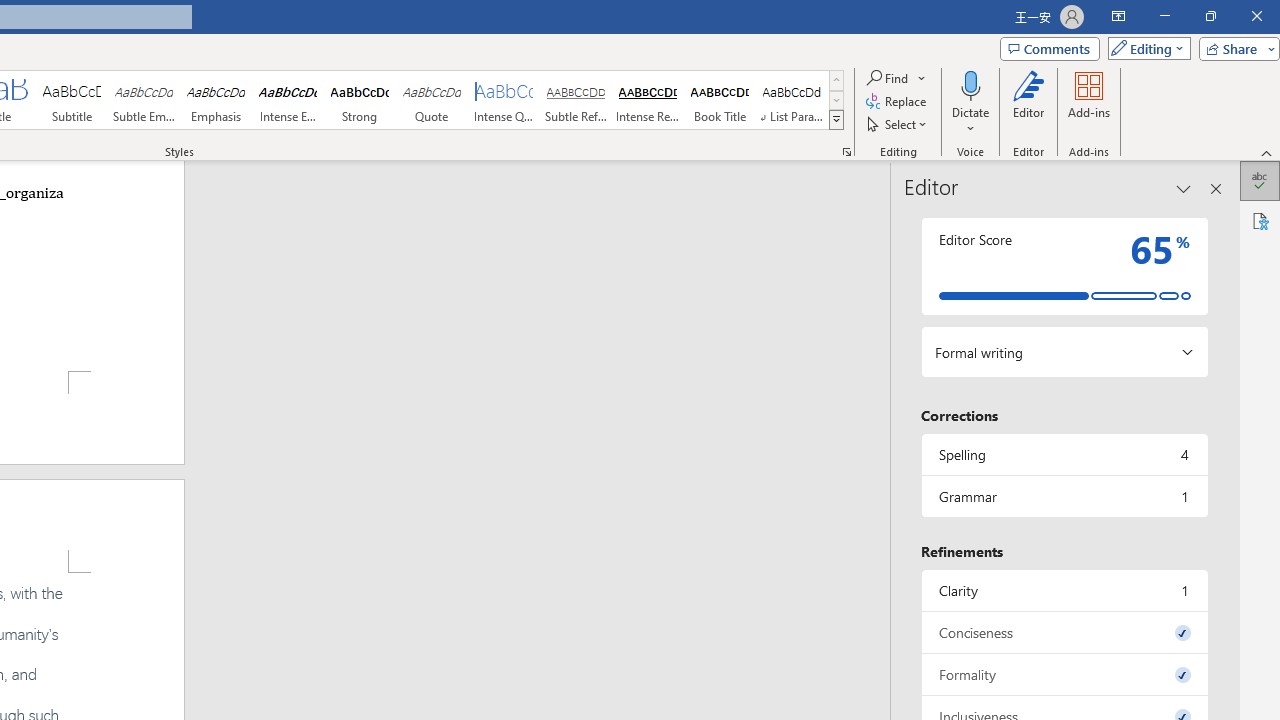 The height and width of the screenshot is (720, 1280). I want to click on 'Editor Score 65%', so click(1063, 265).